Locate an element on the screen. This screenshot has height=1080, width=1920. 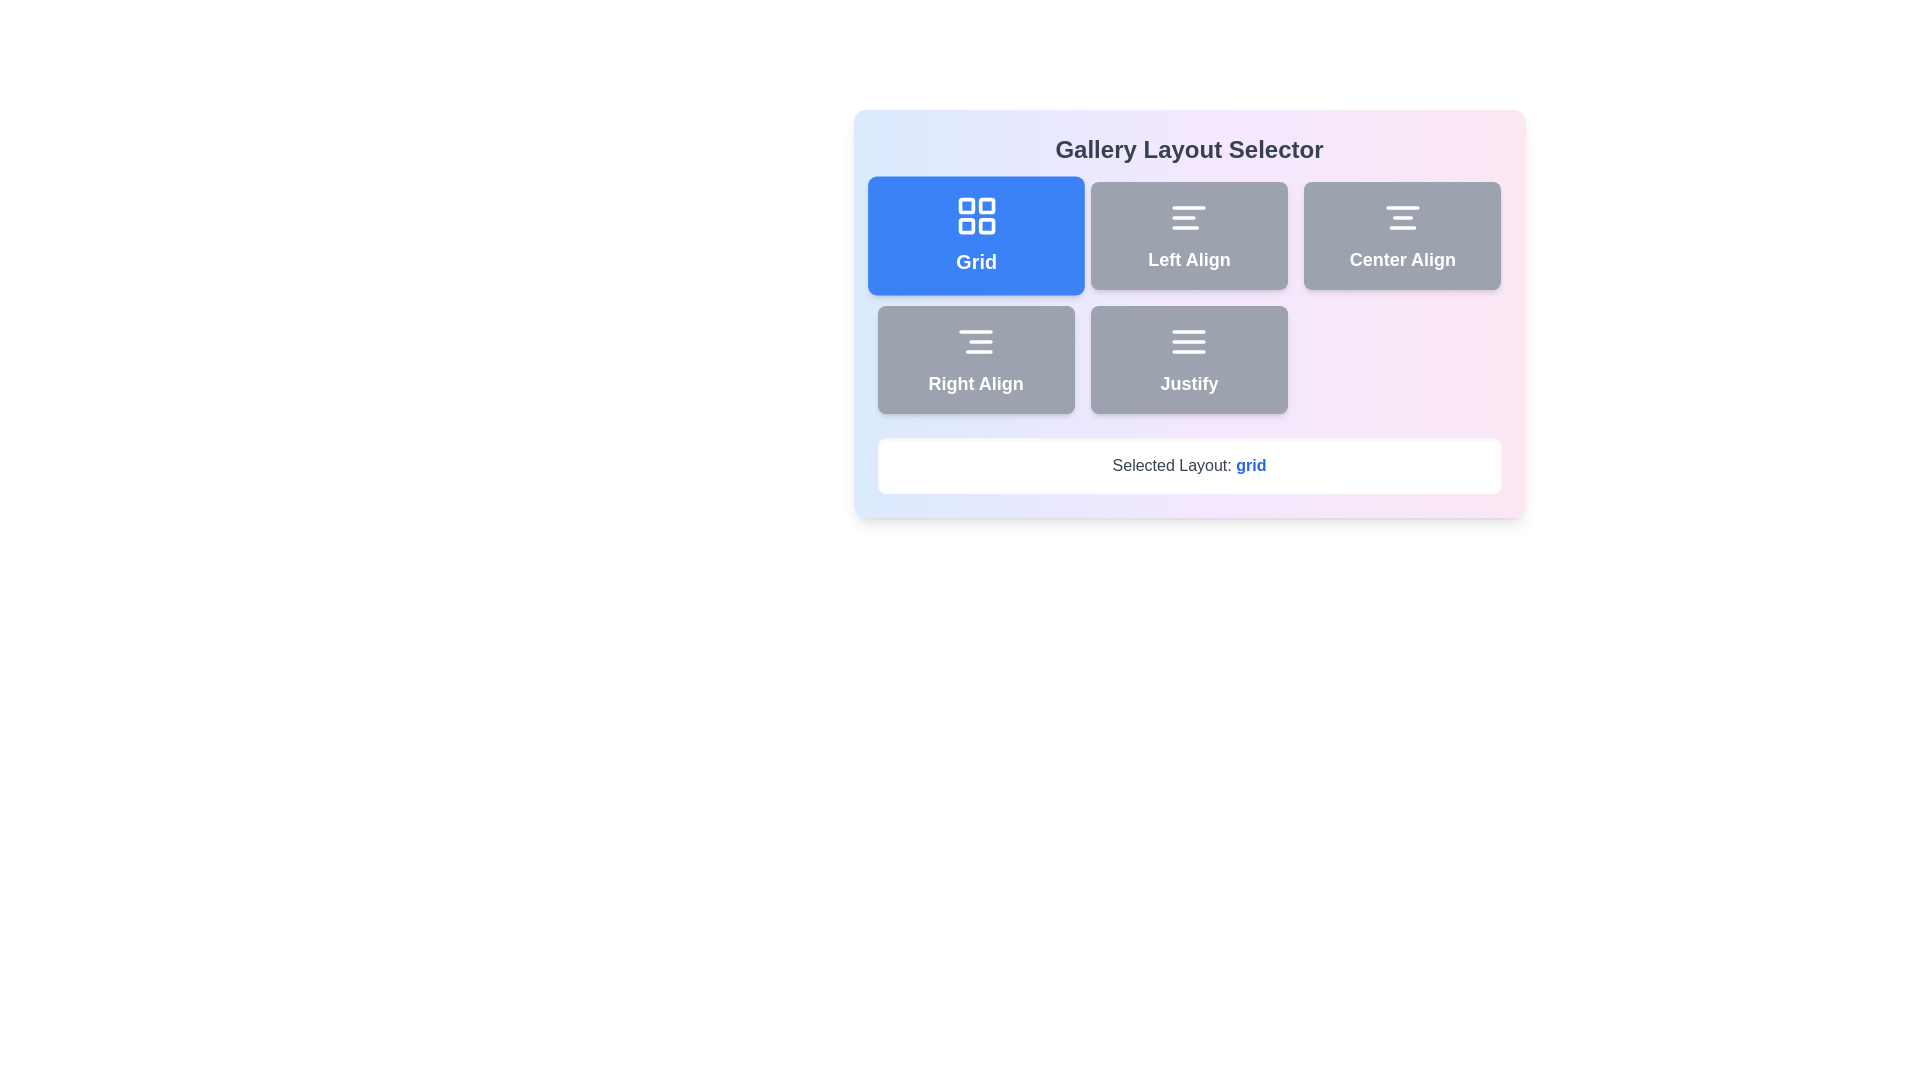
the 'Justify' alignment button located in the bottom right corner of the 2x3 grid layout is located at coordinates (1189, 358).